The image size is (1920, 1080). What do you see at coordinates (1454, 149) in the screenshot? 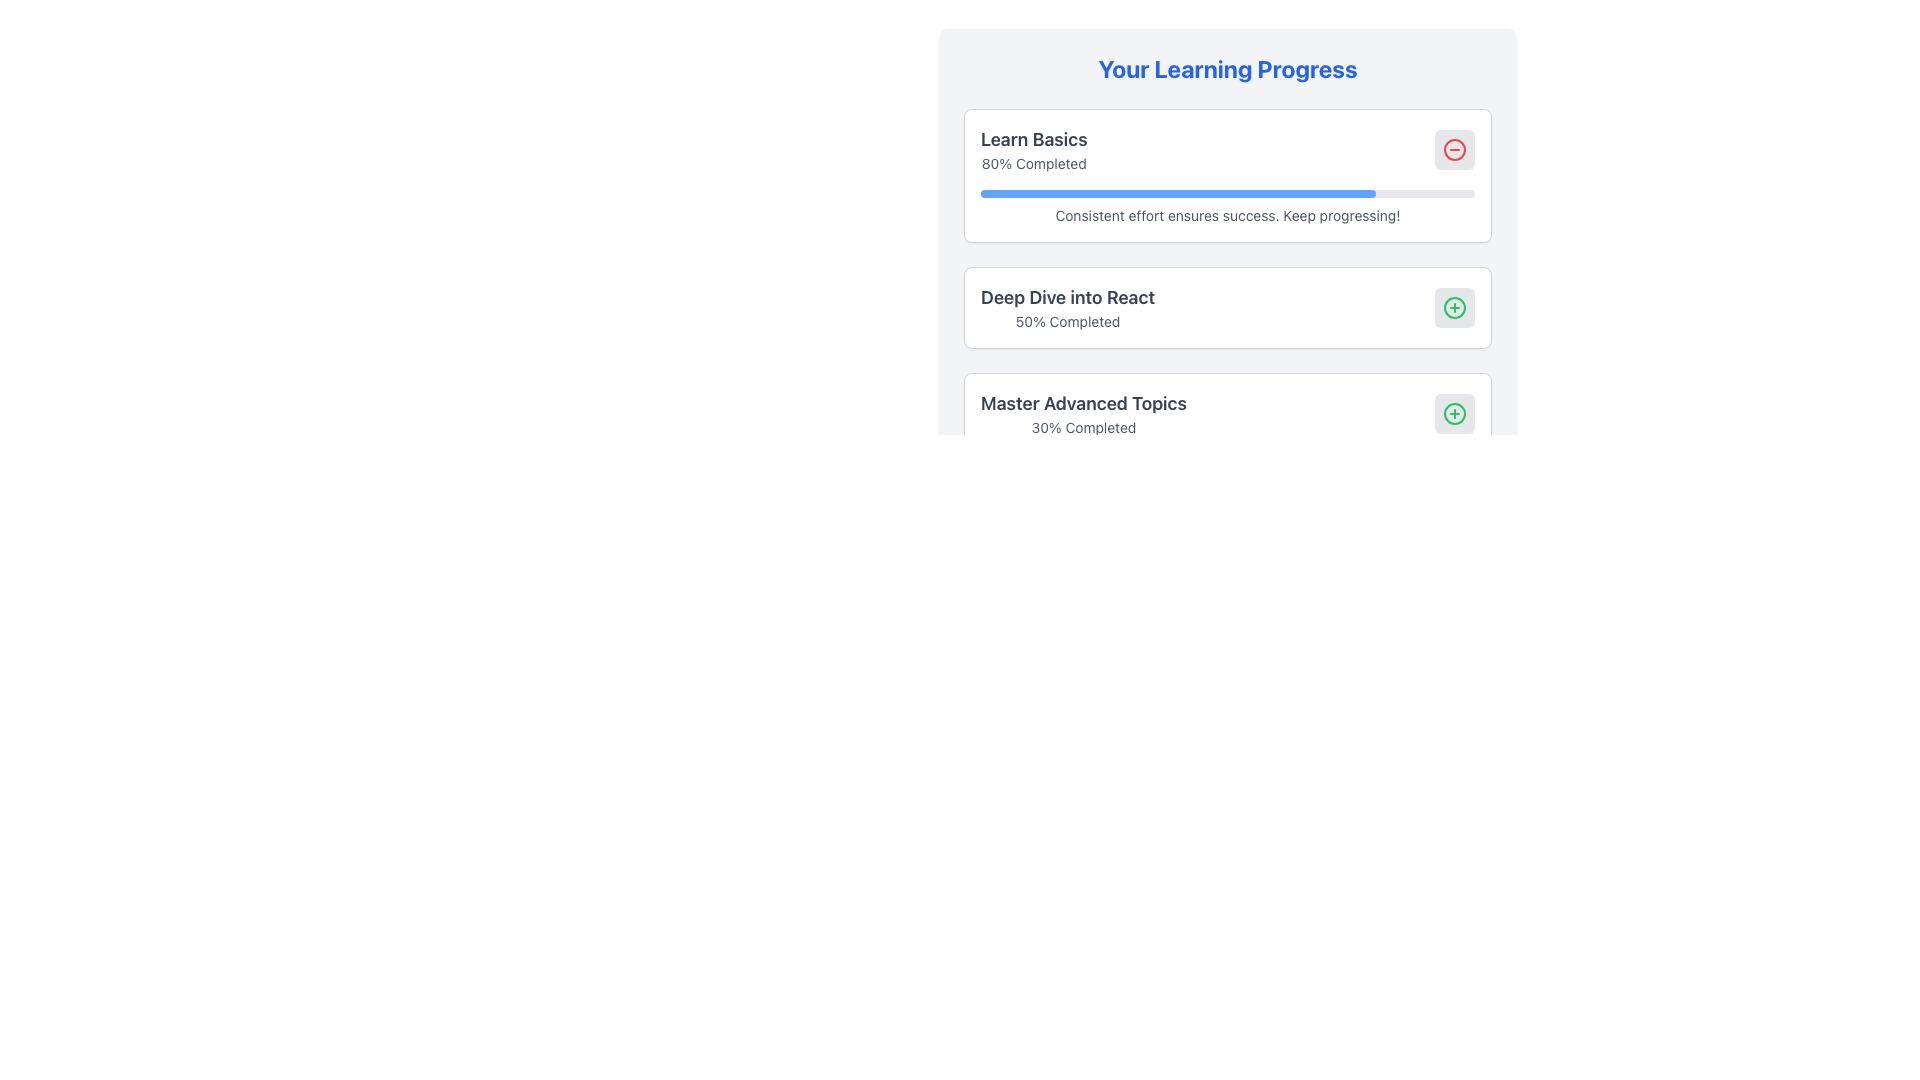
I see `the SVG circle component representing the 'Remove' or 'Minus' icon in the upper right corner of the 'Learn Basics' section` at bounding box center [1454, 149].